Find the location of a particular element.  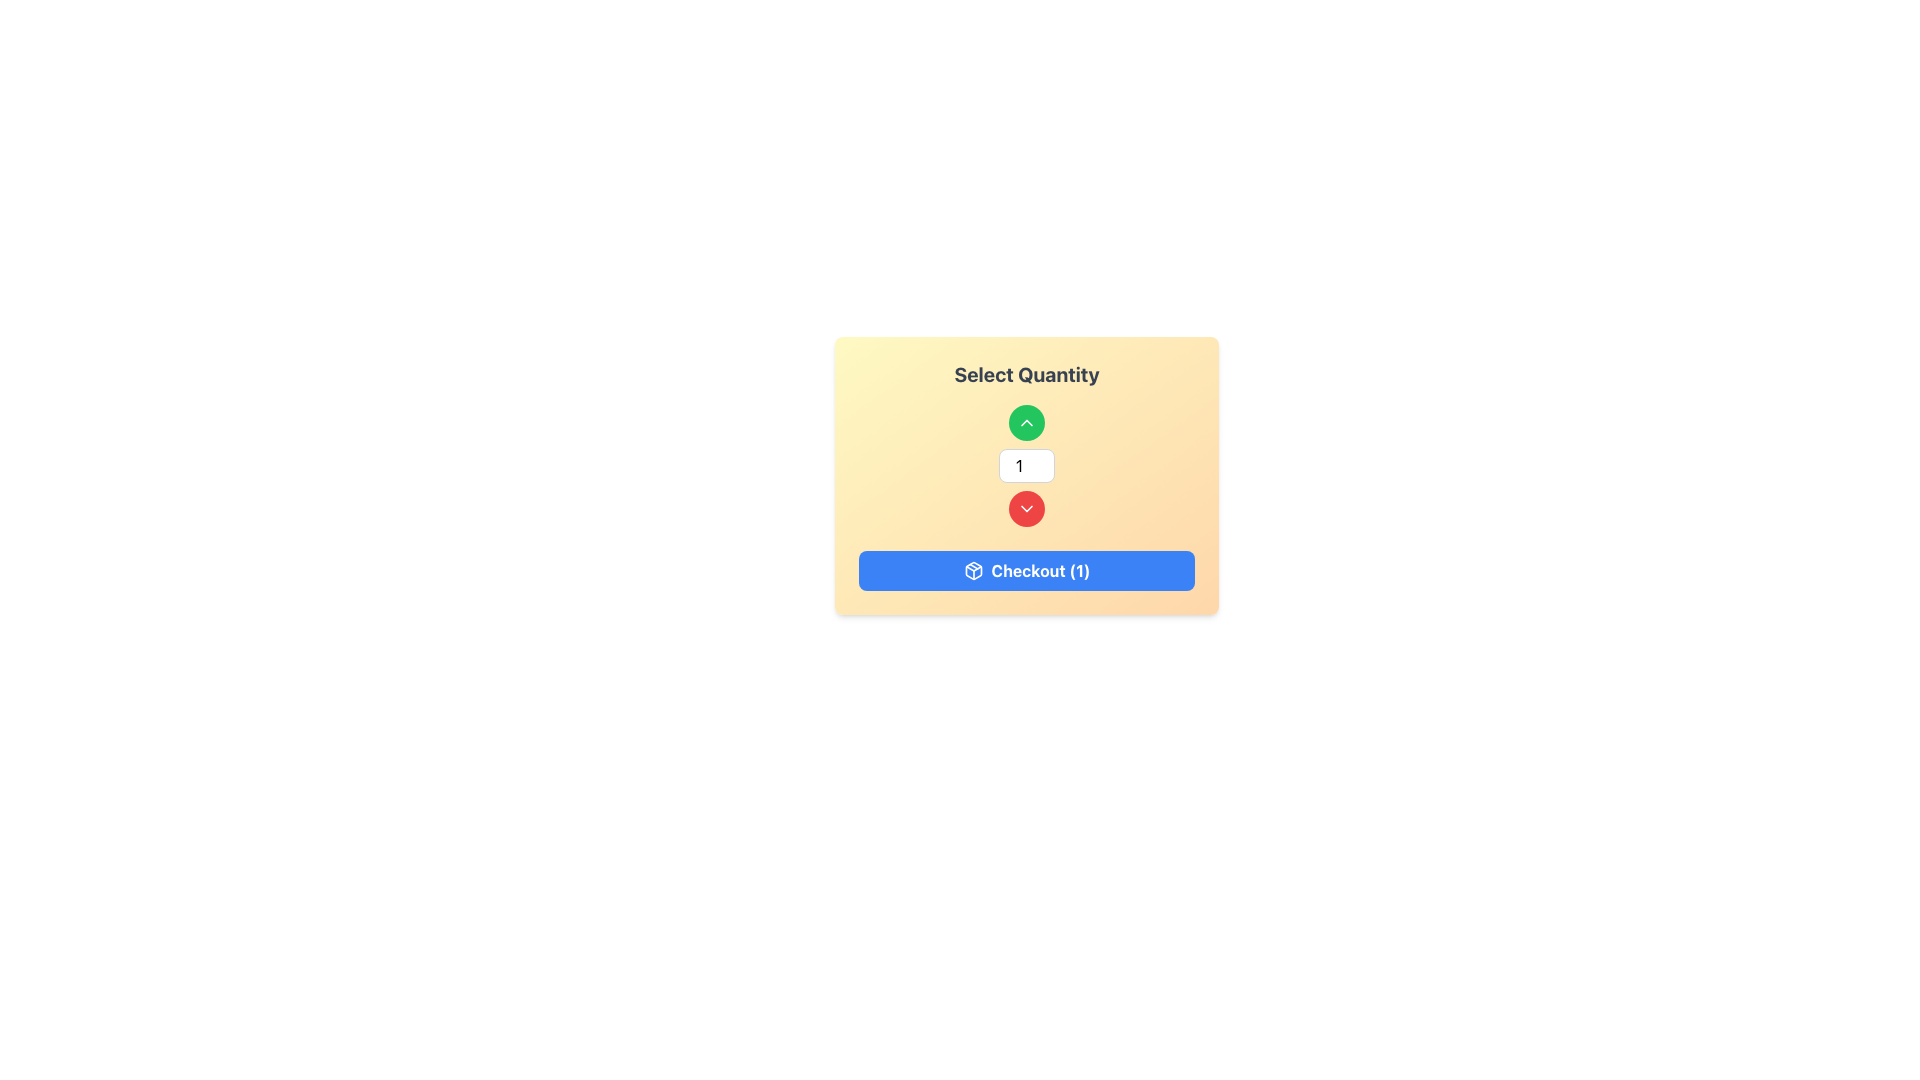

the small outlined package box icon located to the left of the 'Checkout (1)' text on the blue button is located at coordinates (973, 570).